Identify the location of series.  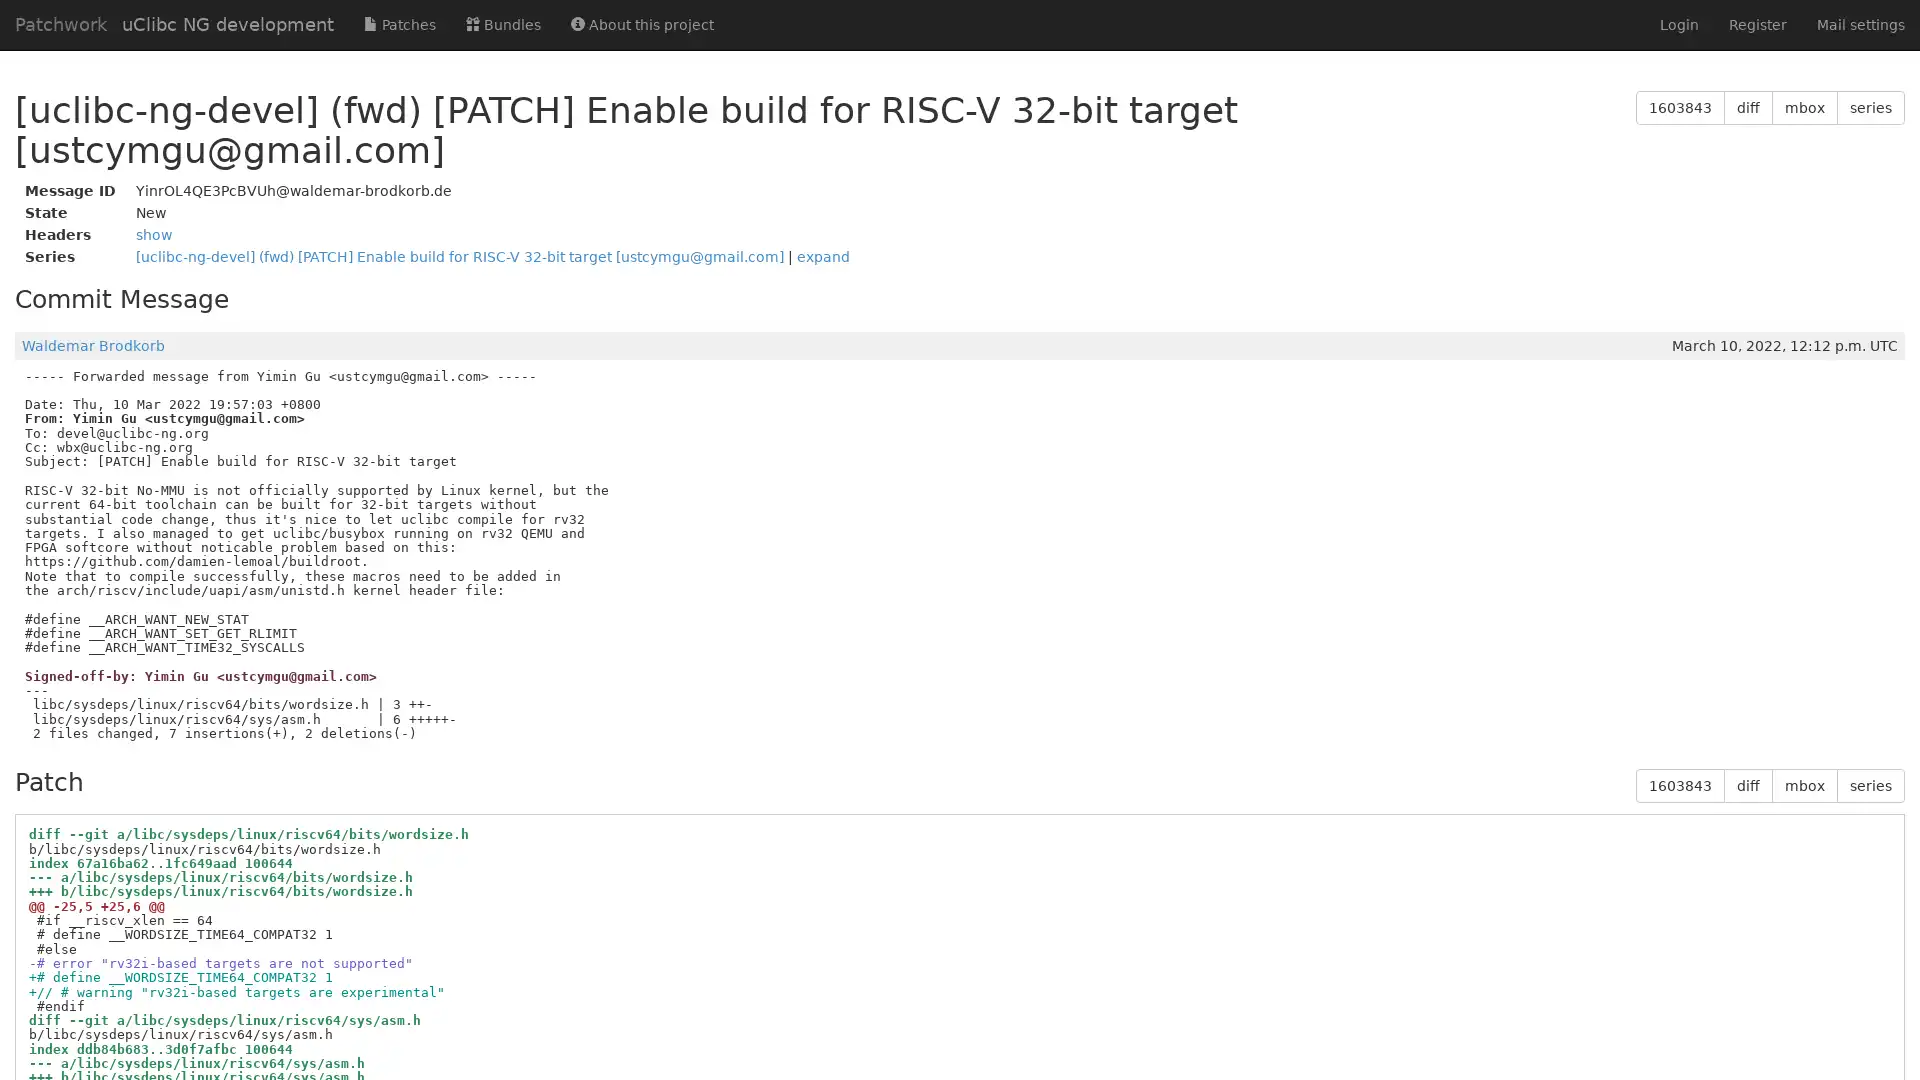
(1870, 784).